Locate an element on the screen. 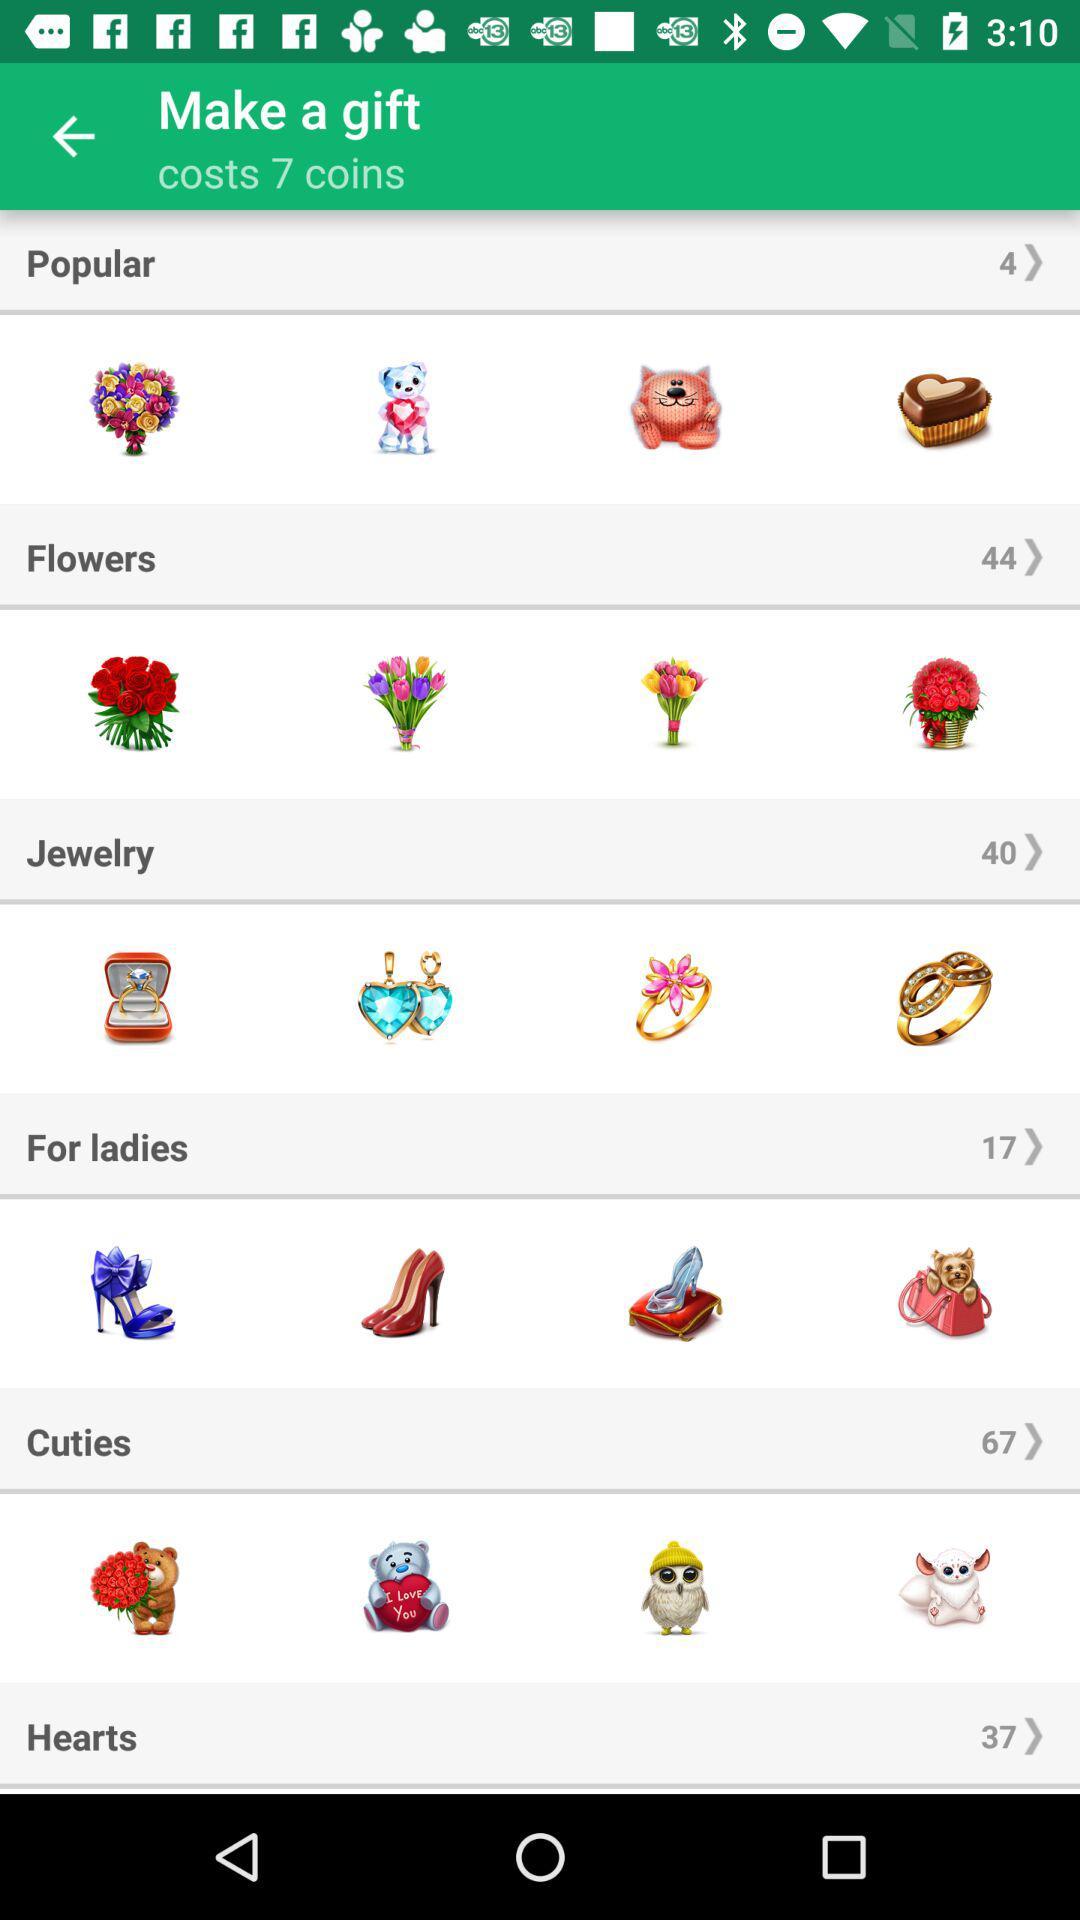  this gift button is located at coordinates (945, 408).